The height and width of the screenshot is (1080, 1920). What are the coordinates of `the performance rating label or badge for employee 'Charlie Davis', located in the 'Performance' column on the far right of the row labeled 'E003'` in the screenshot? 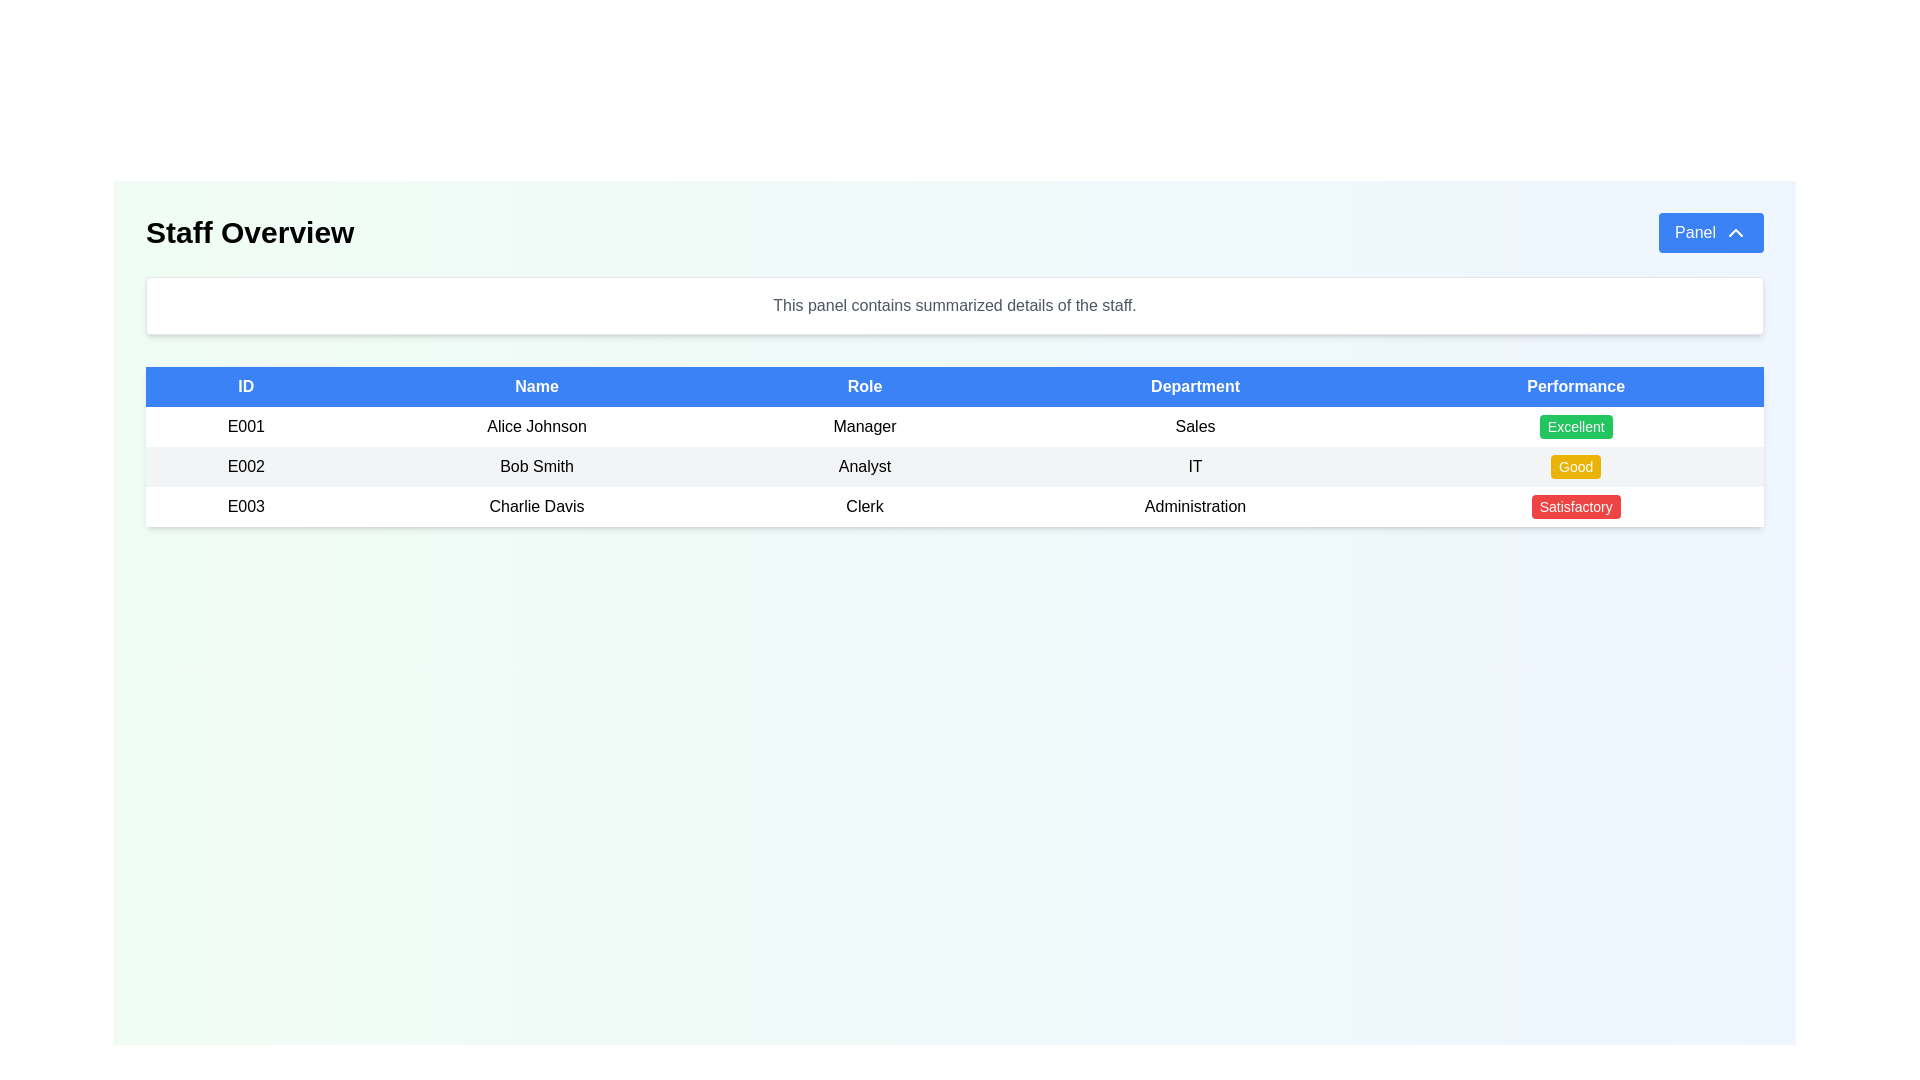 It's located at (1575, 505).